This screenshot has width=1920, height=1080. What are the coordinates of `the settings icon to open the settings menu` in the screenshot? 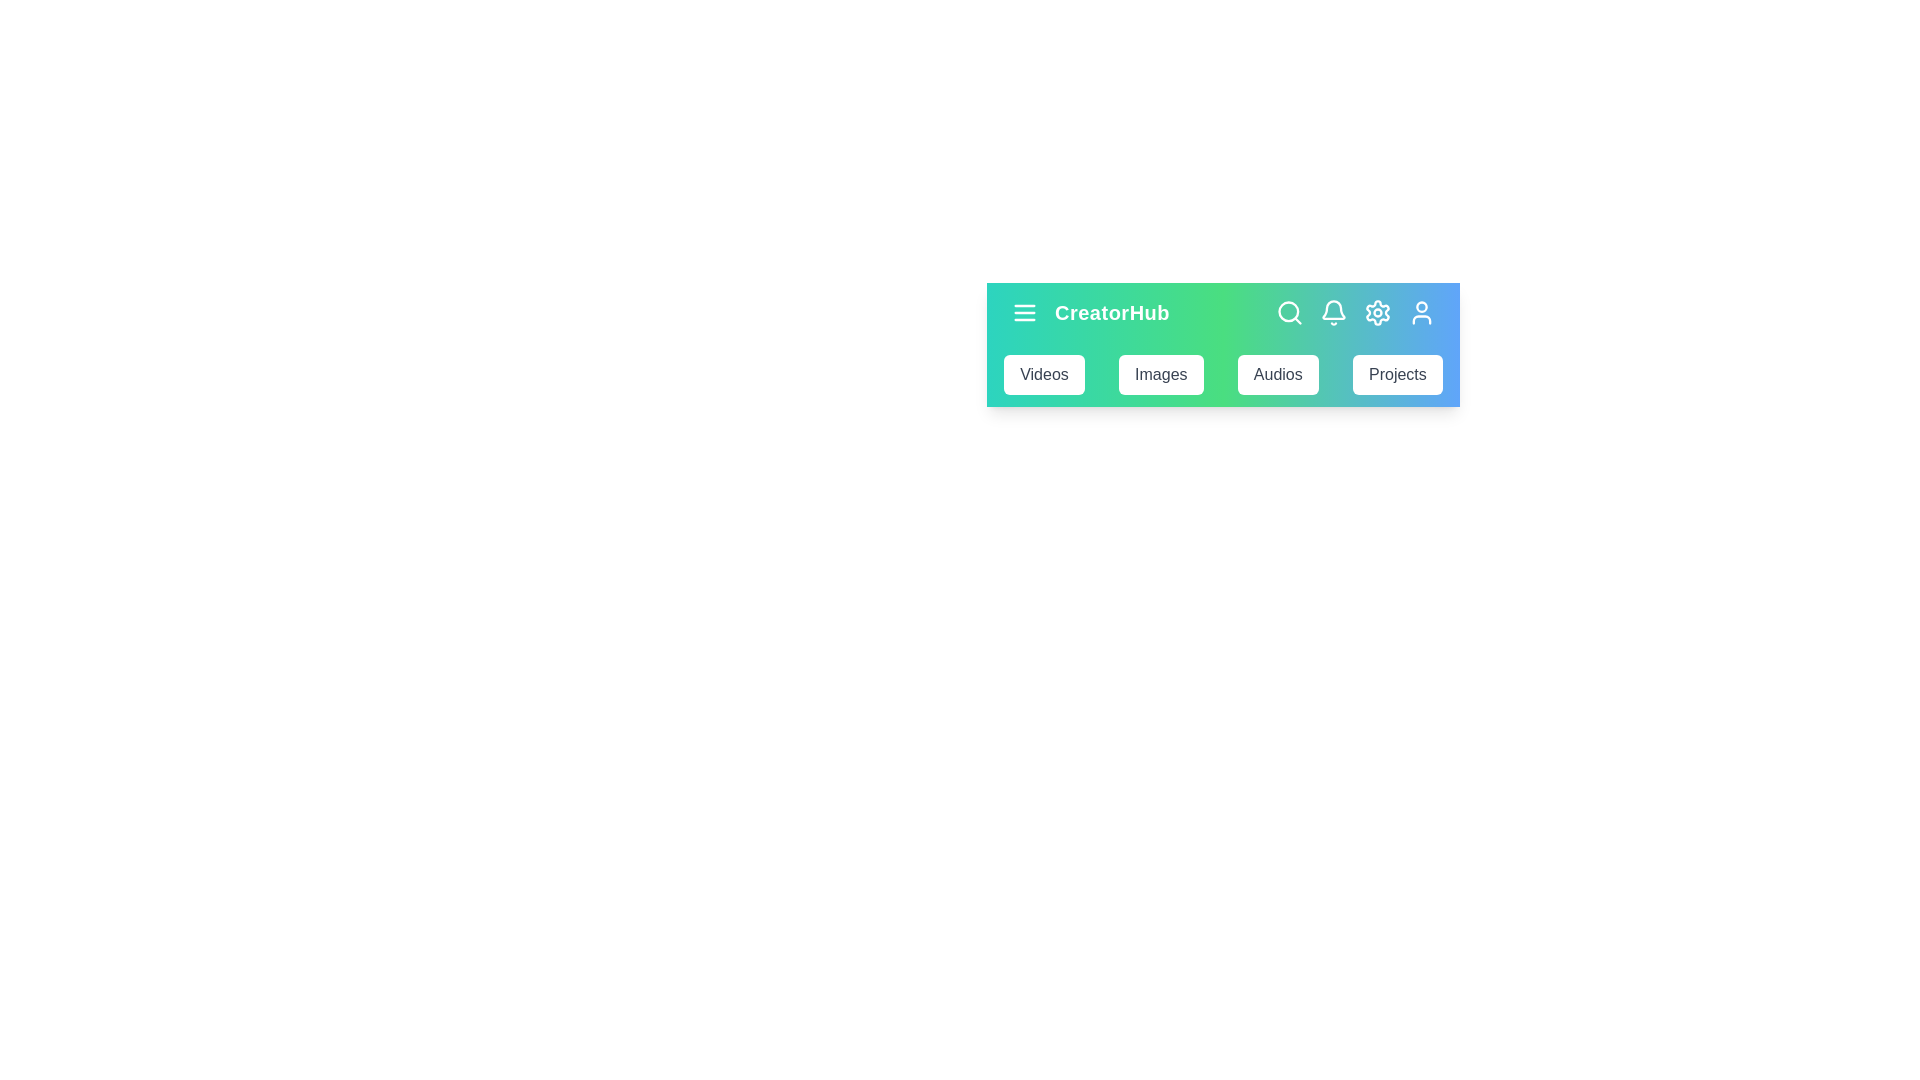 It's located at (1376, 312).